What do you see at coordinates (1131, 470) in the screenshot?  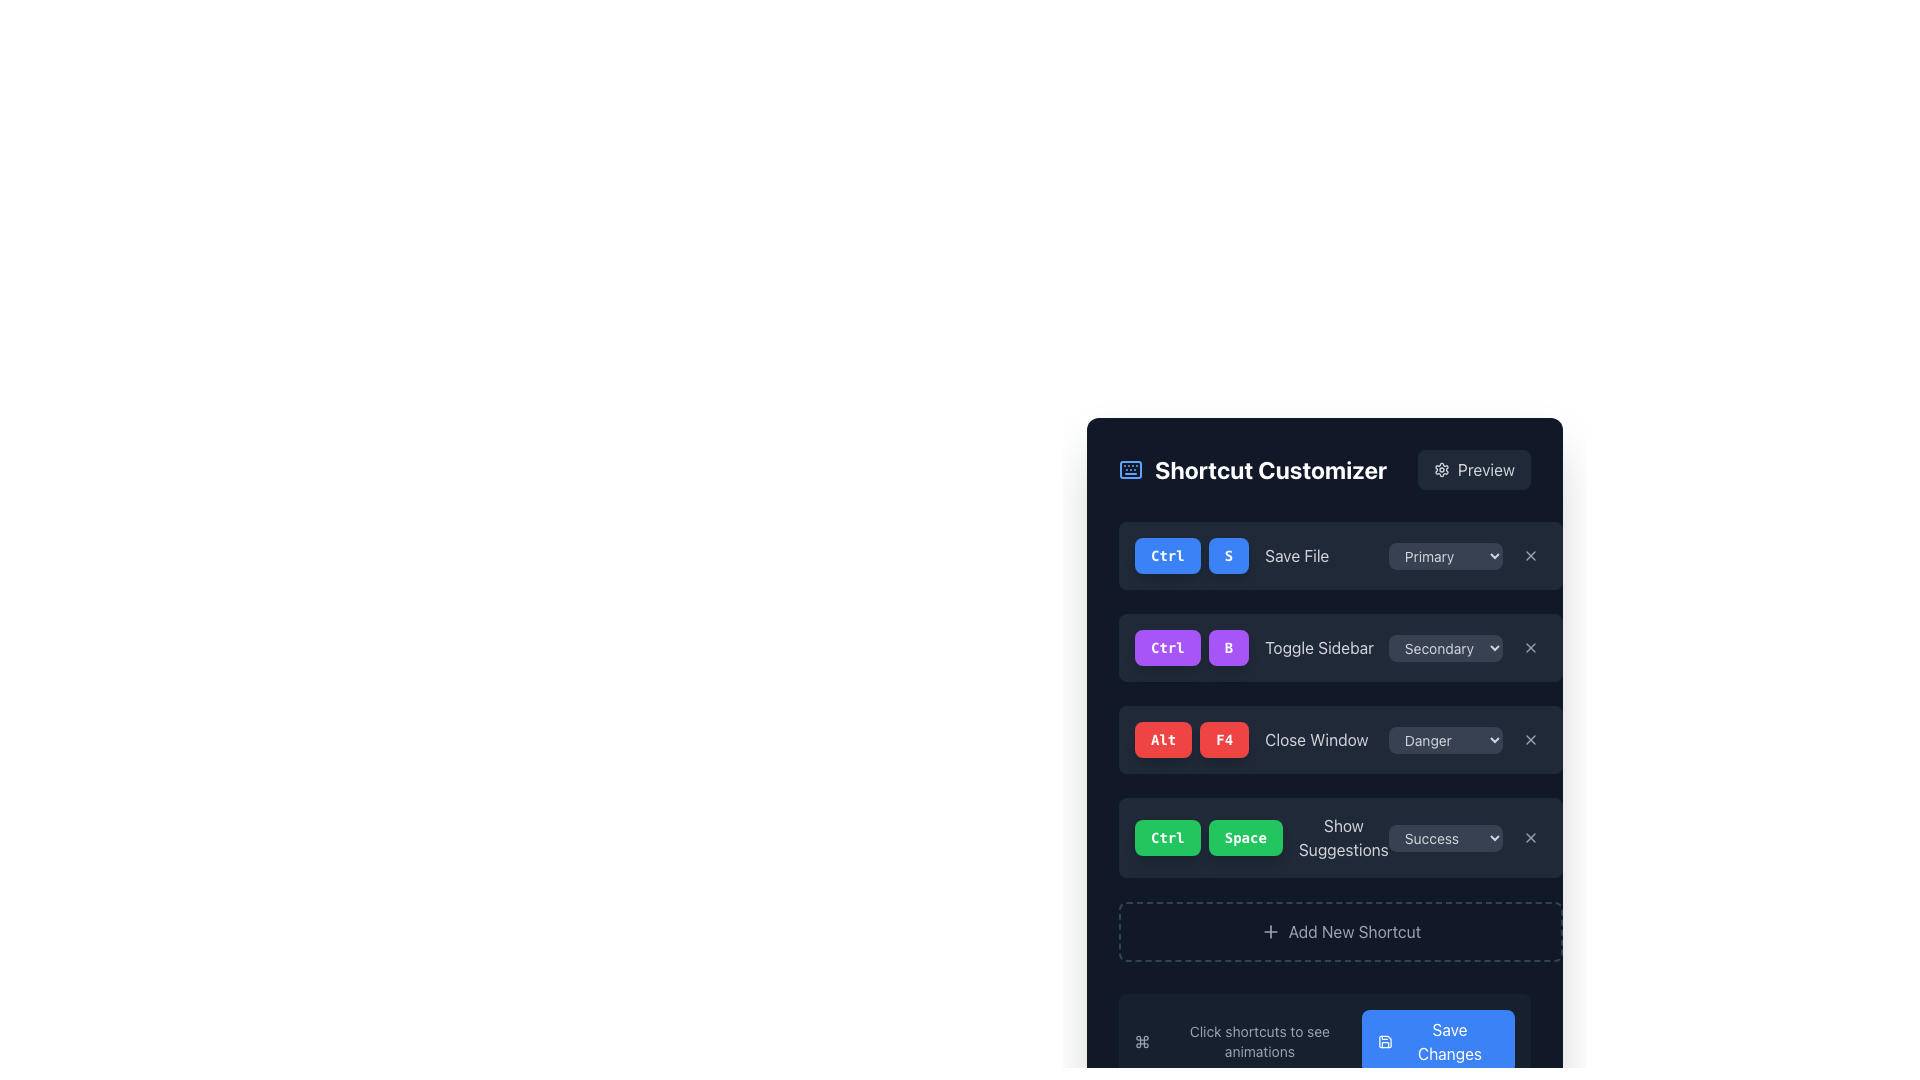 I see `the icon representing keyboard shortcuts located in the header section of the 'Shortcut Customizer' panel, which is aligned with the heading text` at bounding box center [1131, 470].